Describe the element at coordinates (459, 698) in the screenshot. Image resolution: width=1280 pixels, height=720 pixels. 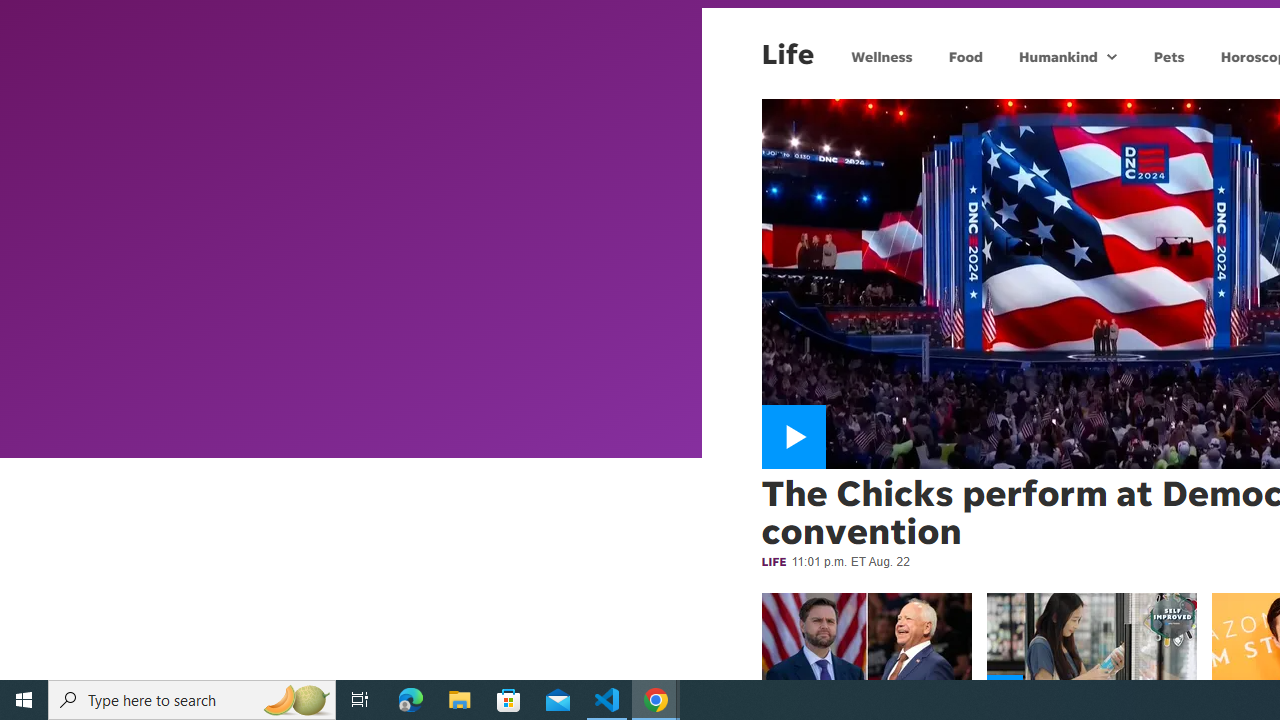
I see `'File Explorer'` at that location.